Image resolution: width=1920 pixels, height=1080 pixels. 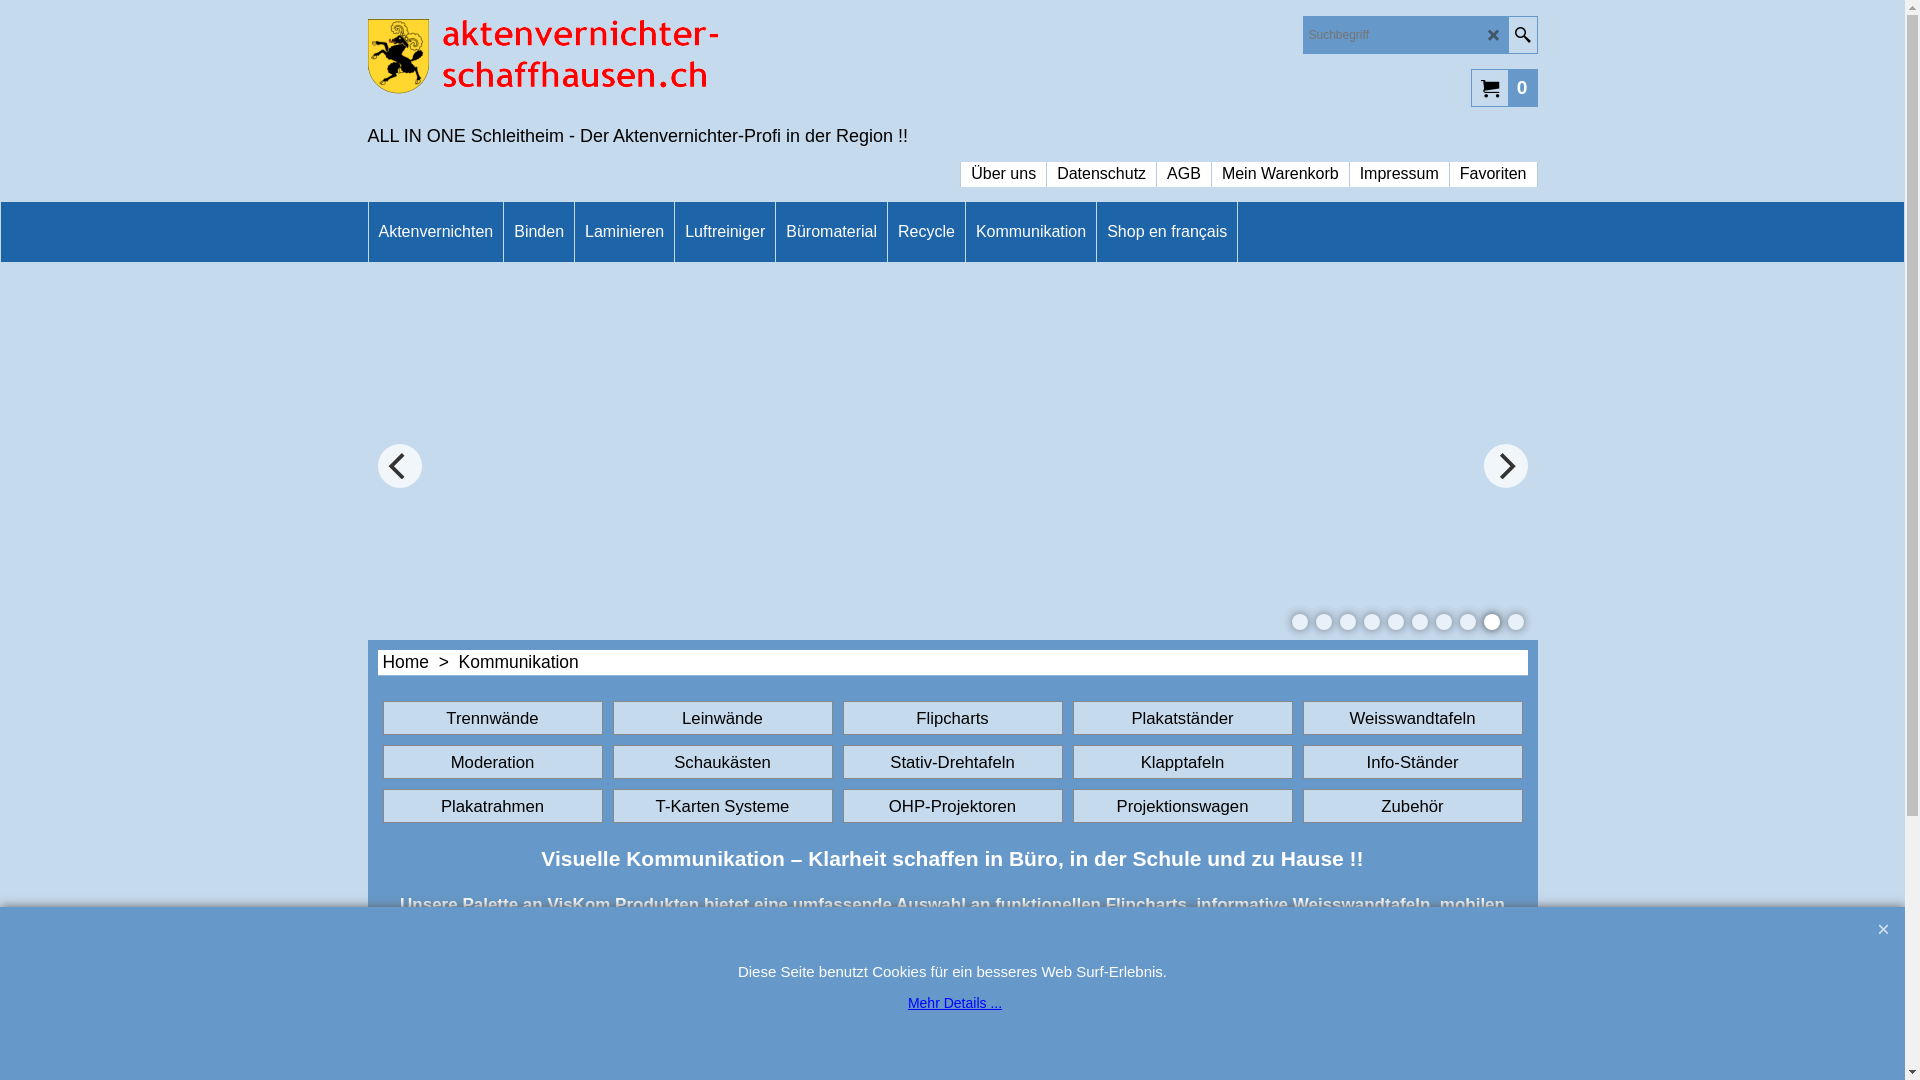 What do you see at coordinates (538, 230) in the screenshot?
I see `'Binden'` at bounding box center [538, 230].